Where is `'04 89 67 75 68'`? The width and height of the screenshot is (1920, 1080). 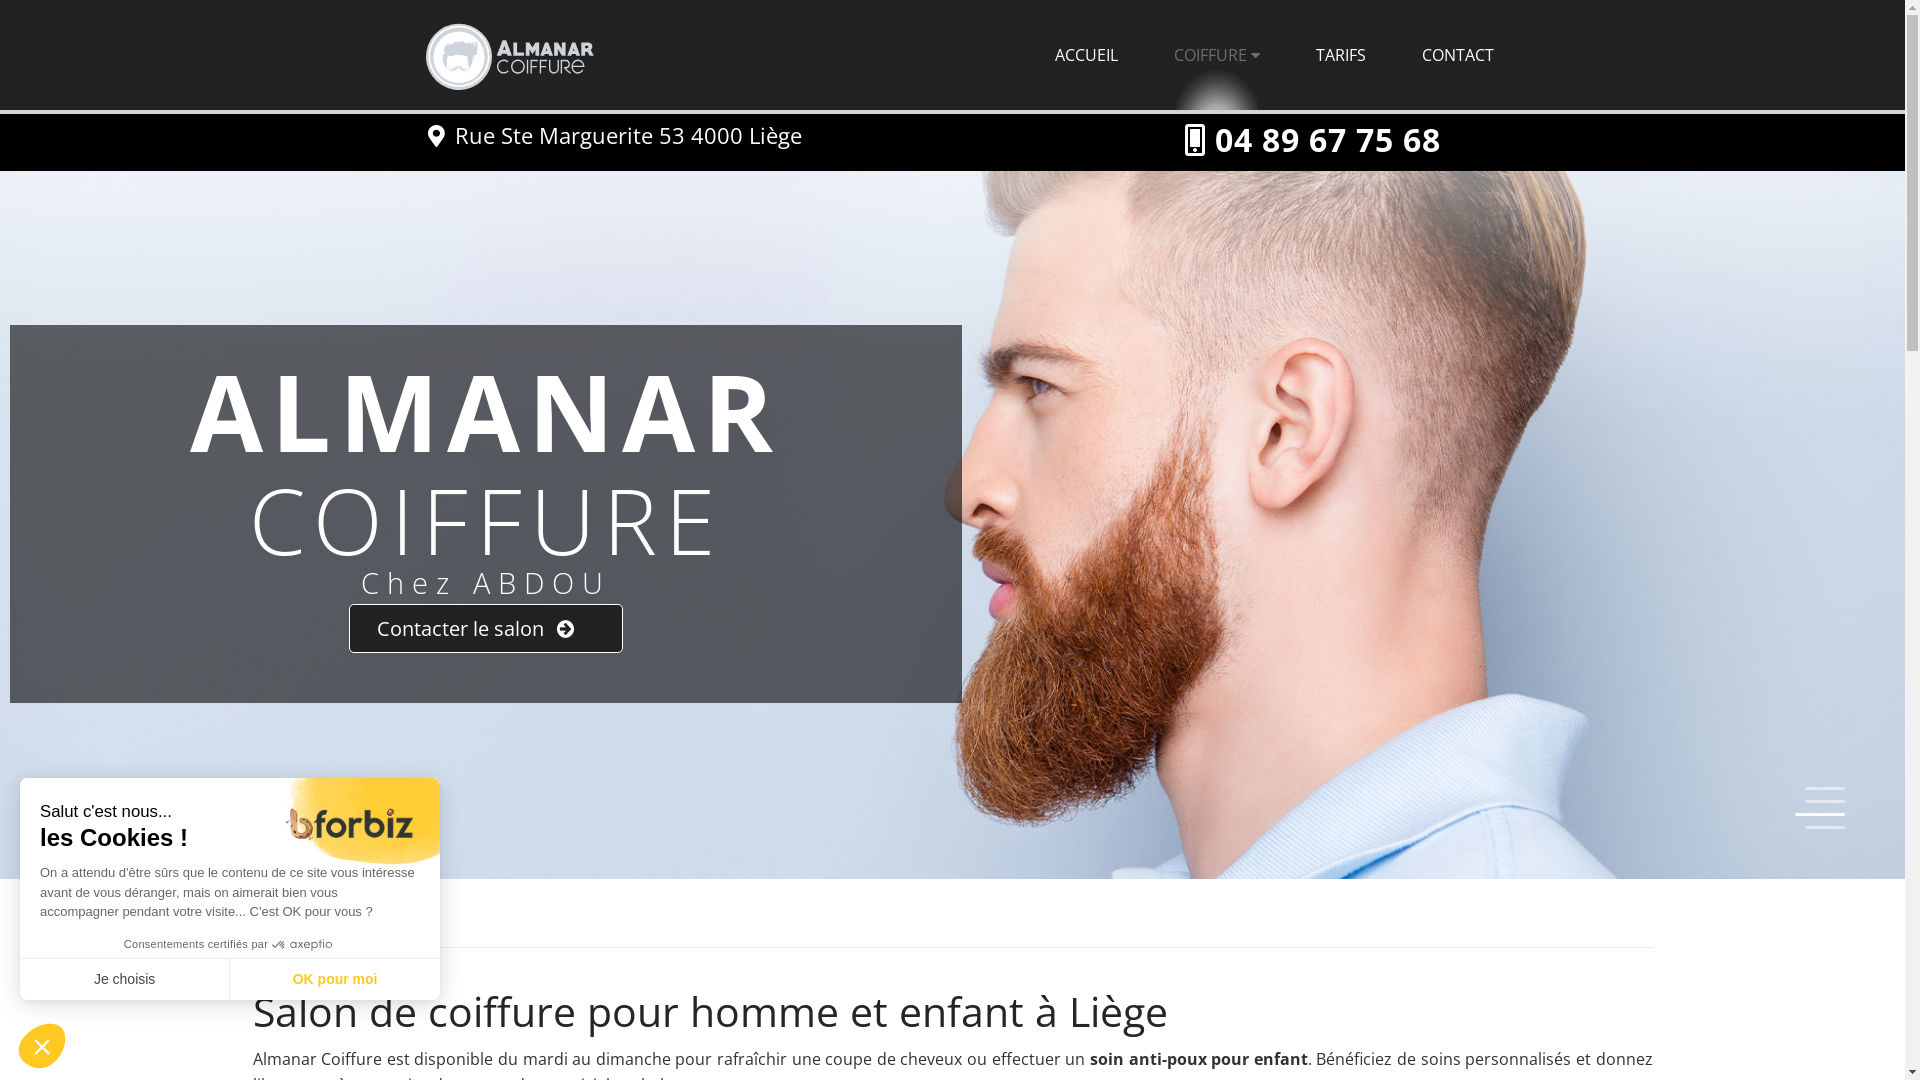 '04 89 67 75 68' is located at coordinates (1326, 138).